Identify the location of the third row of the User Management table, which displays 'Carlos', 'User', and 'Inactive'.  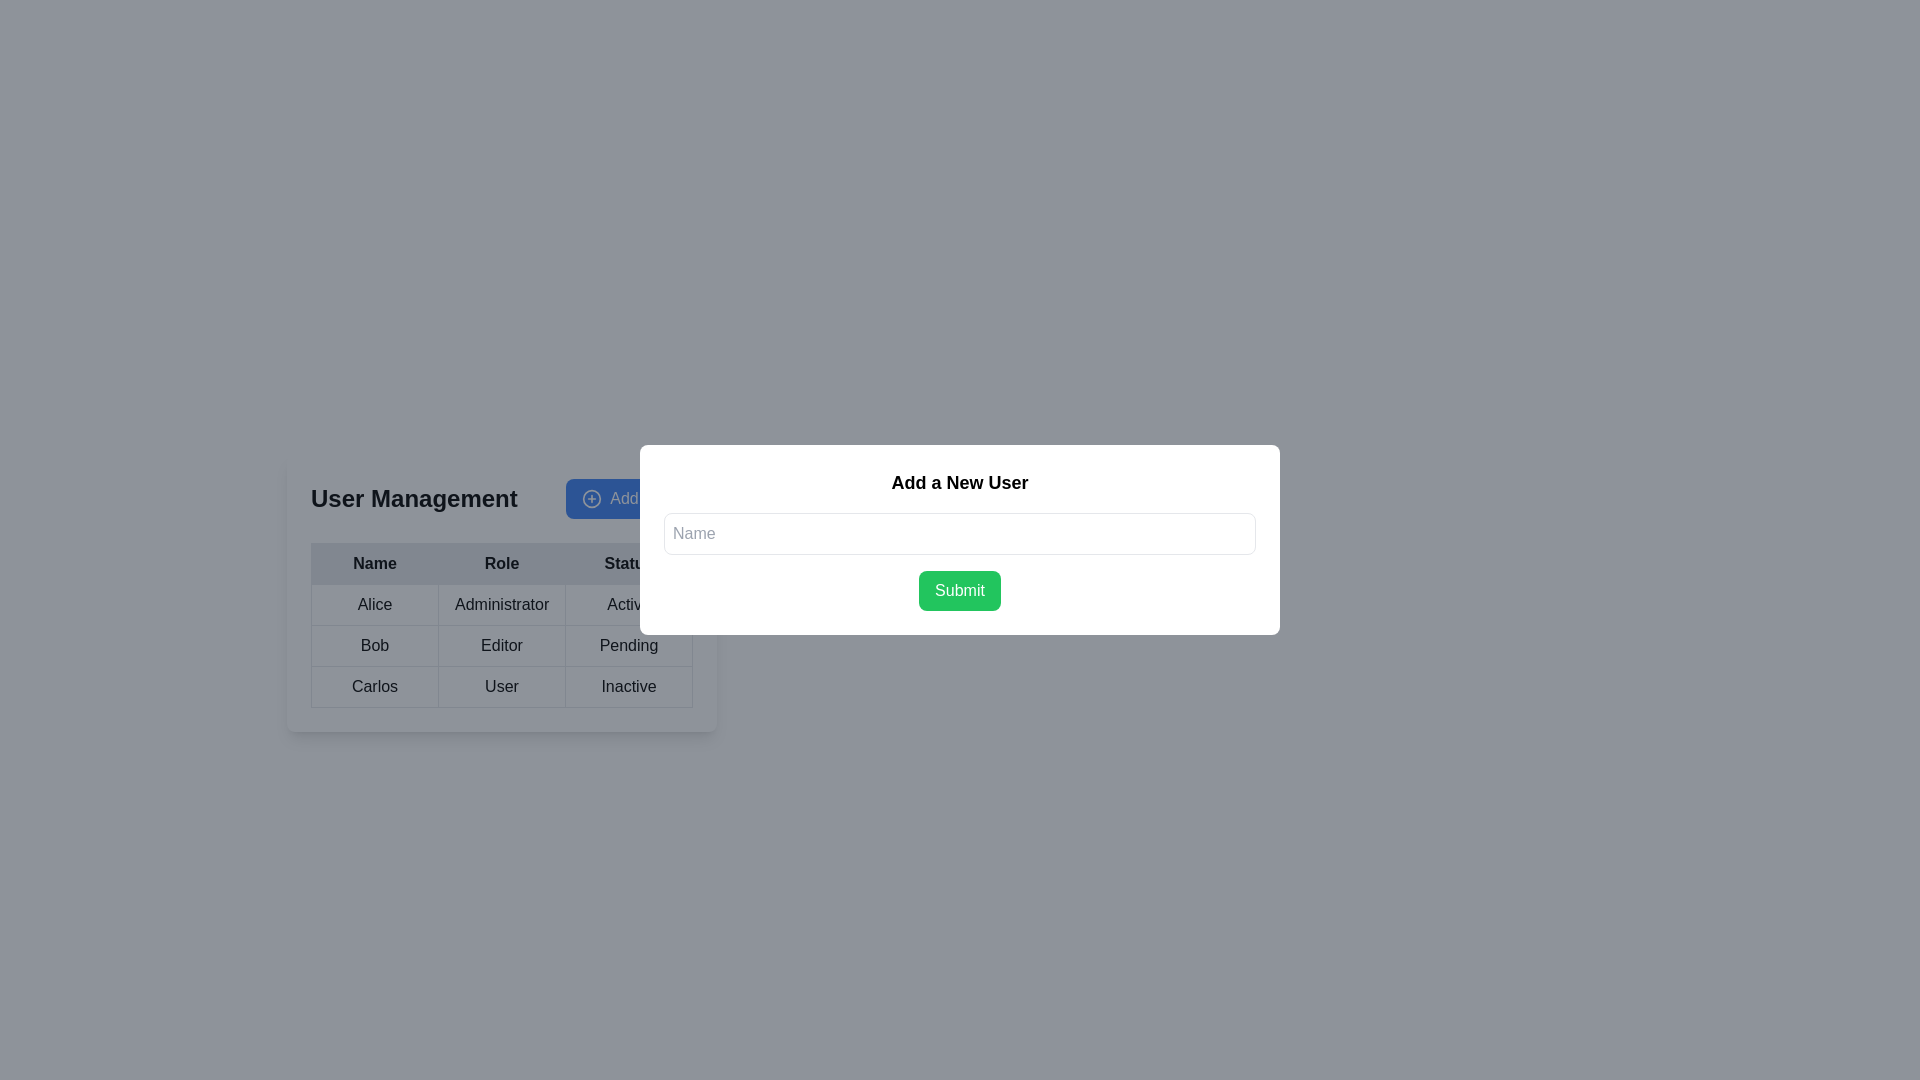
(502, 685).